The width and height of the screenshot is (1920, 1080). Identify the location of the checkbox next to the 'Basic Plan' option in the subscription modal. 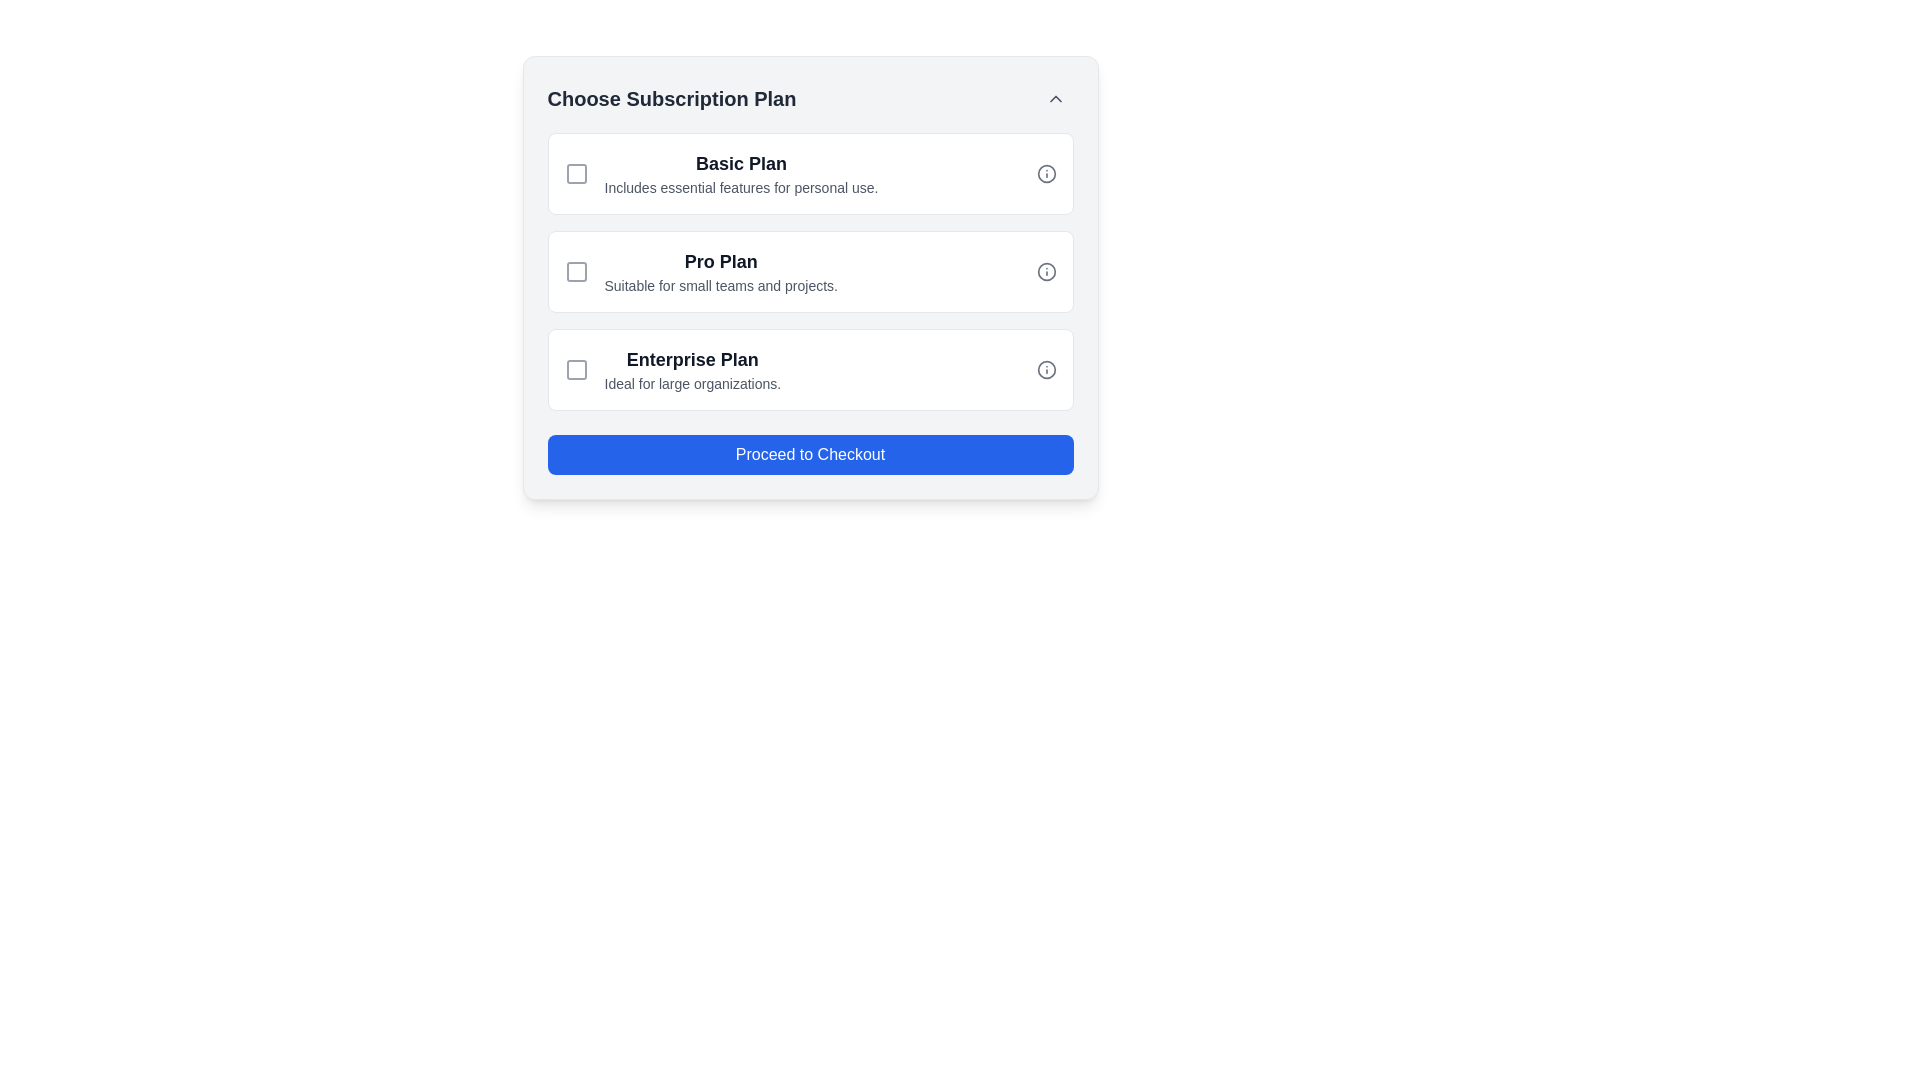
(575, 172).